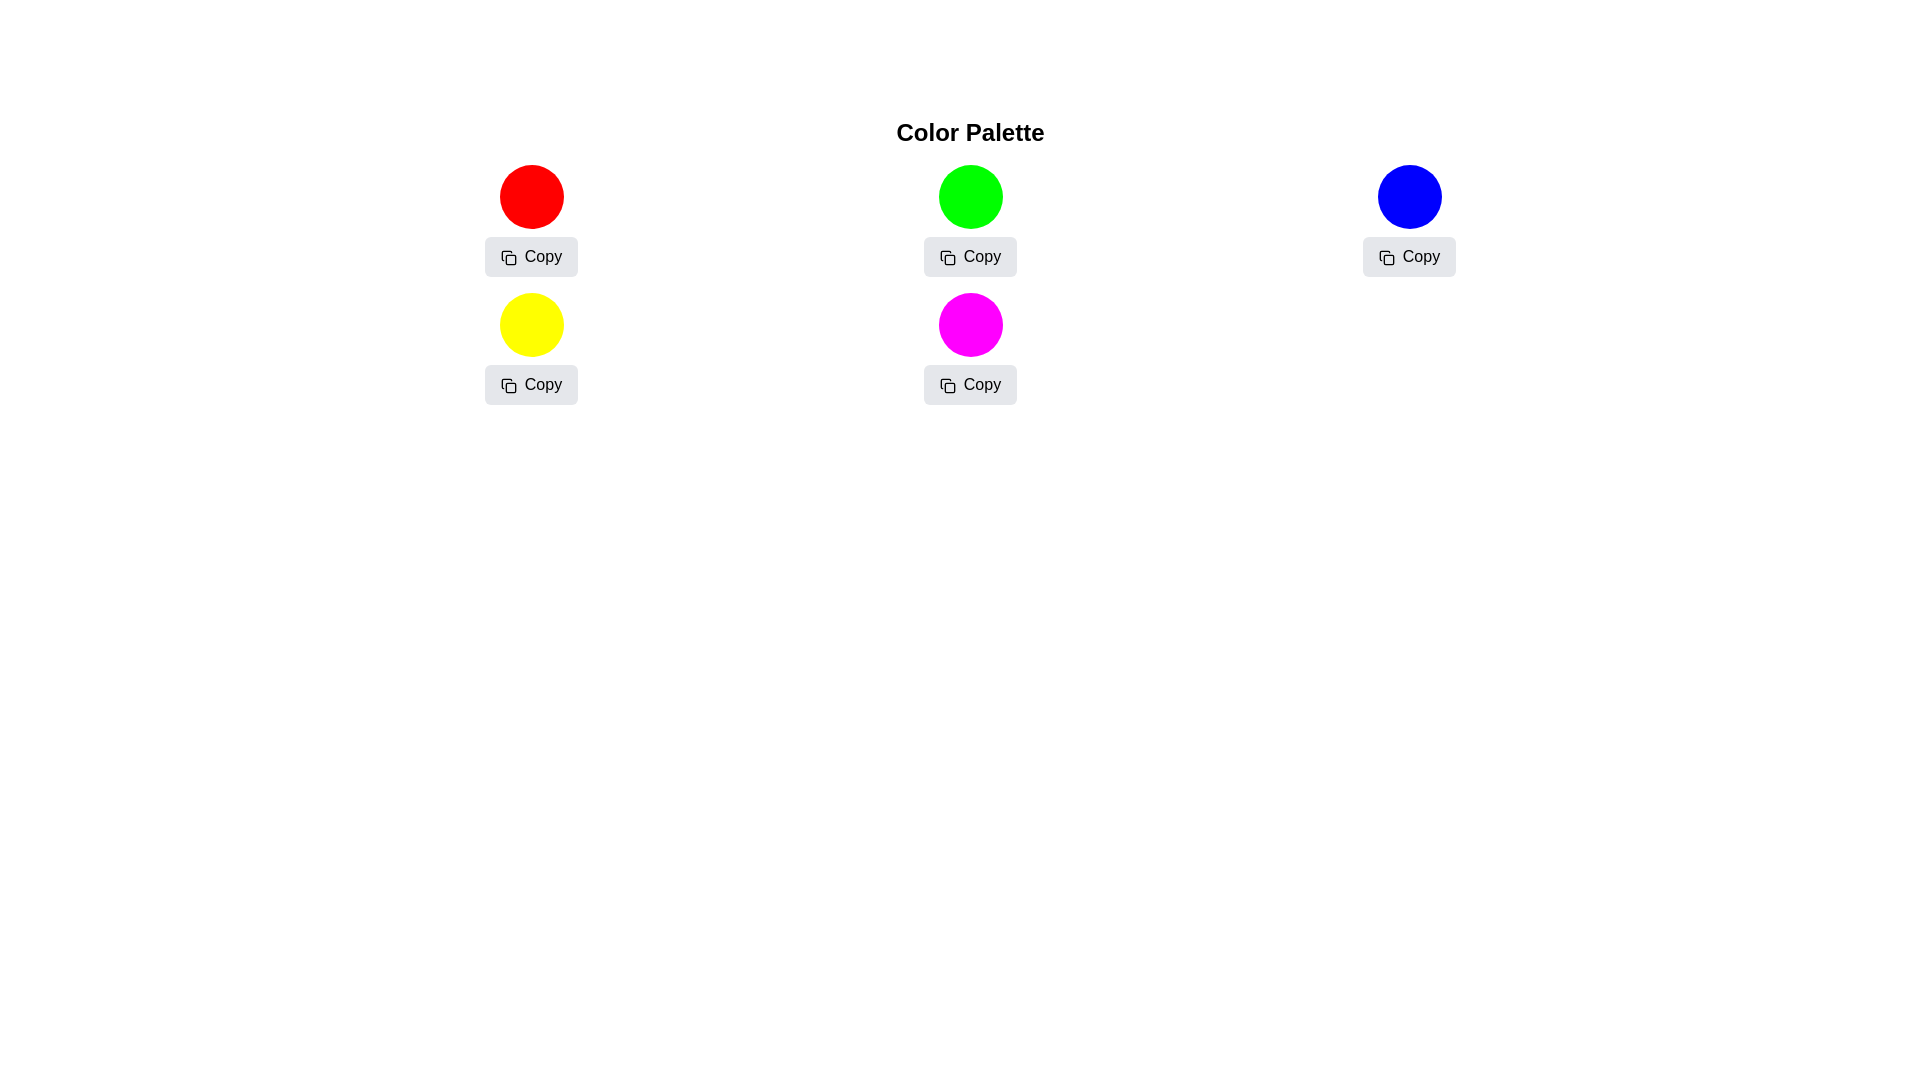 This screenshot has width=1920, height=1080. What do you see at coordinates (531, 256) in the screenshot?
I see `the 'Copy' button, which has a light gray background and is located in the middle section of the interface below a red circular icon` at bounding box center [531, 256].